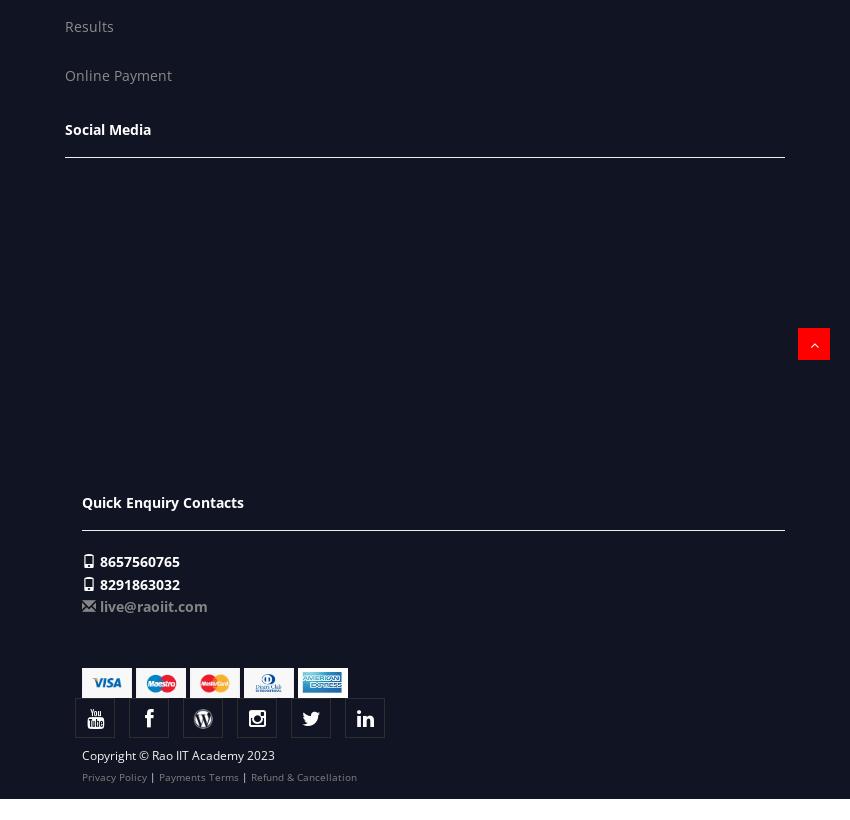 Image resolution: width=850 pixels, height=820 pixels. Describe the element at coordinates (65, 75) in the screenshot. I see `'Online Payment'` at that location.